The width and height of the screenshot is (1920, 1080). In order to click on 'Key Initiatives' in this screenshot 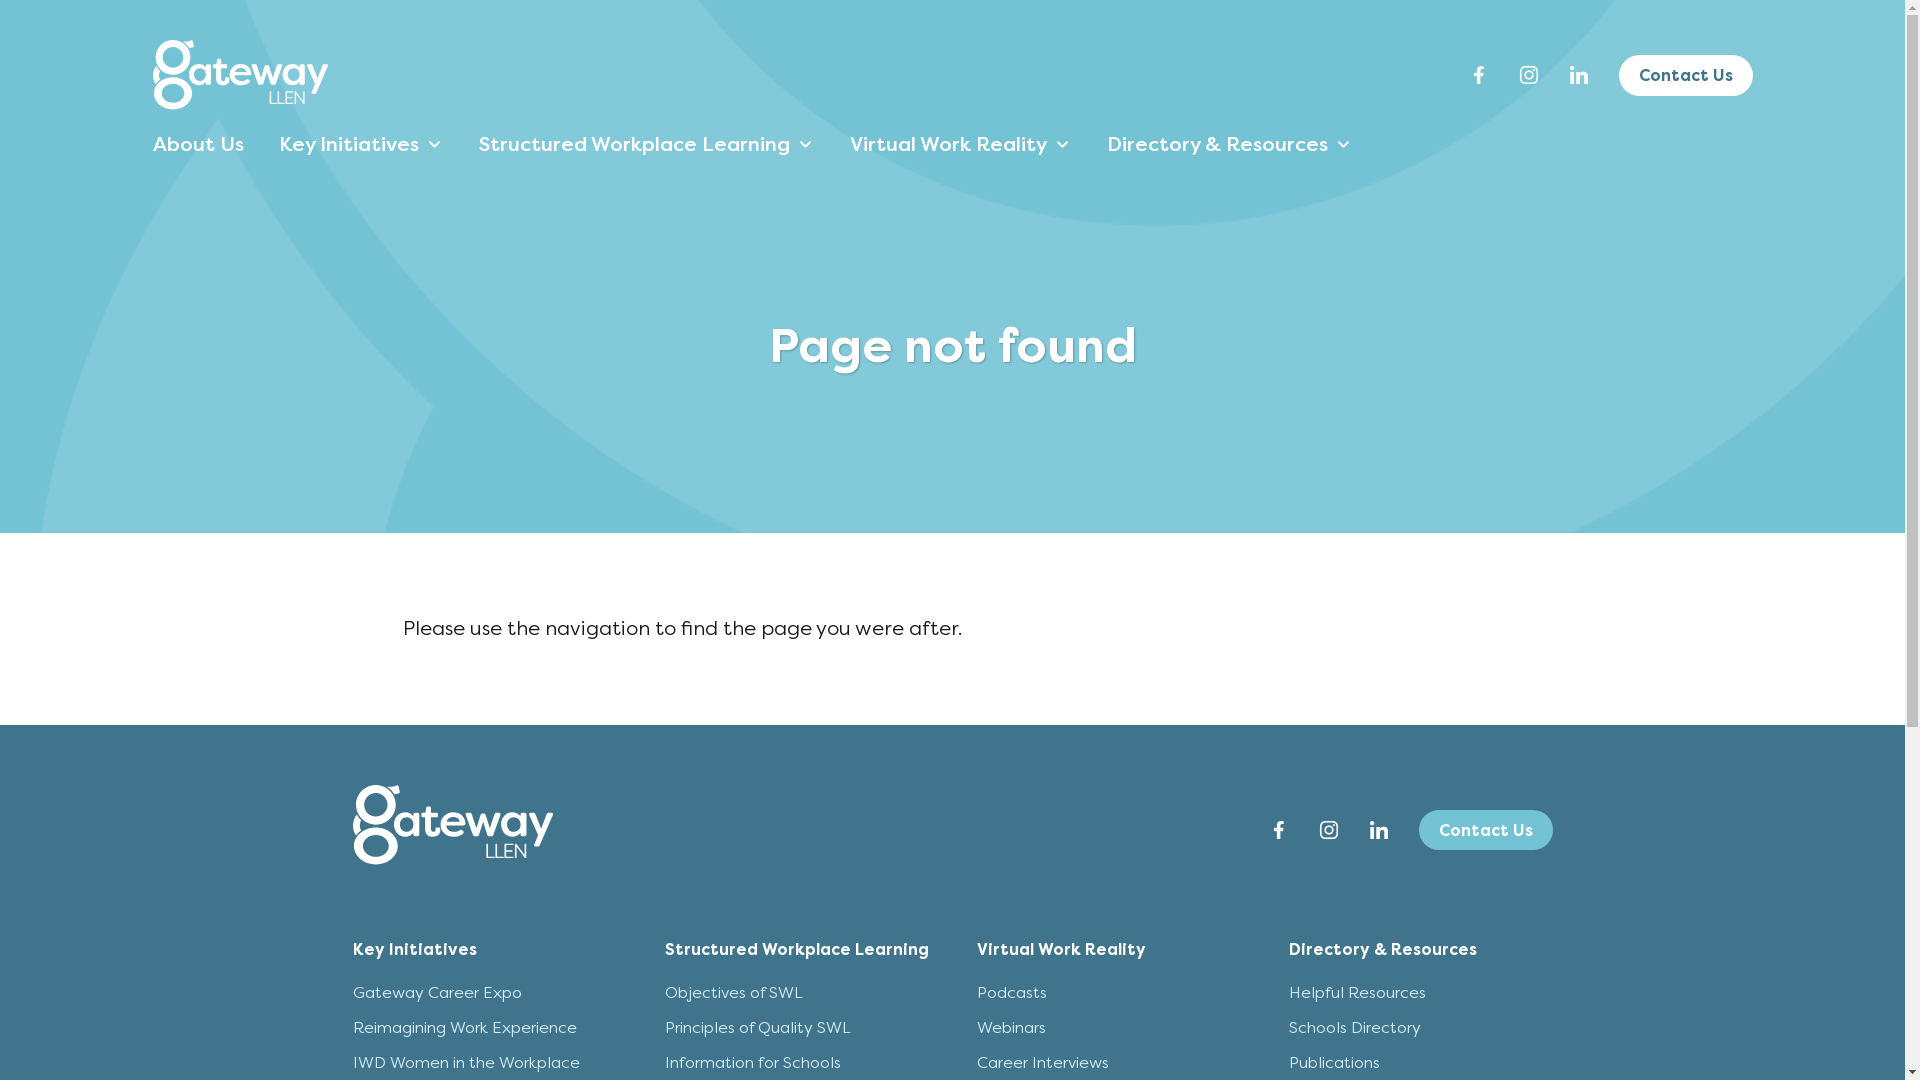, I will do `click(412, 948)`.